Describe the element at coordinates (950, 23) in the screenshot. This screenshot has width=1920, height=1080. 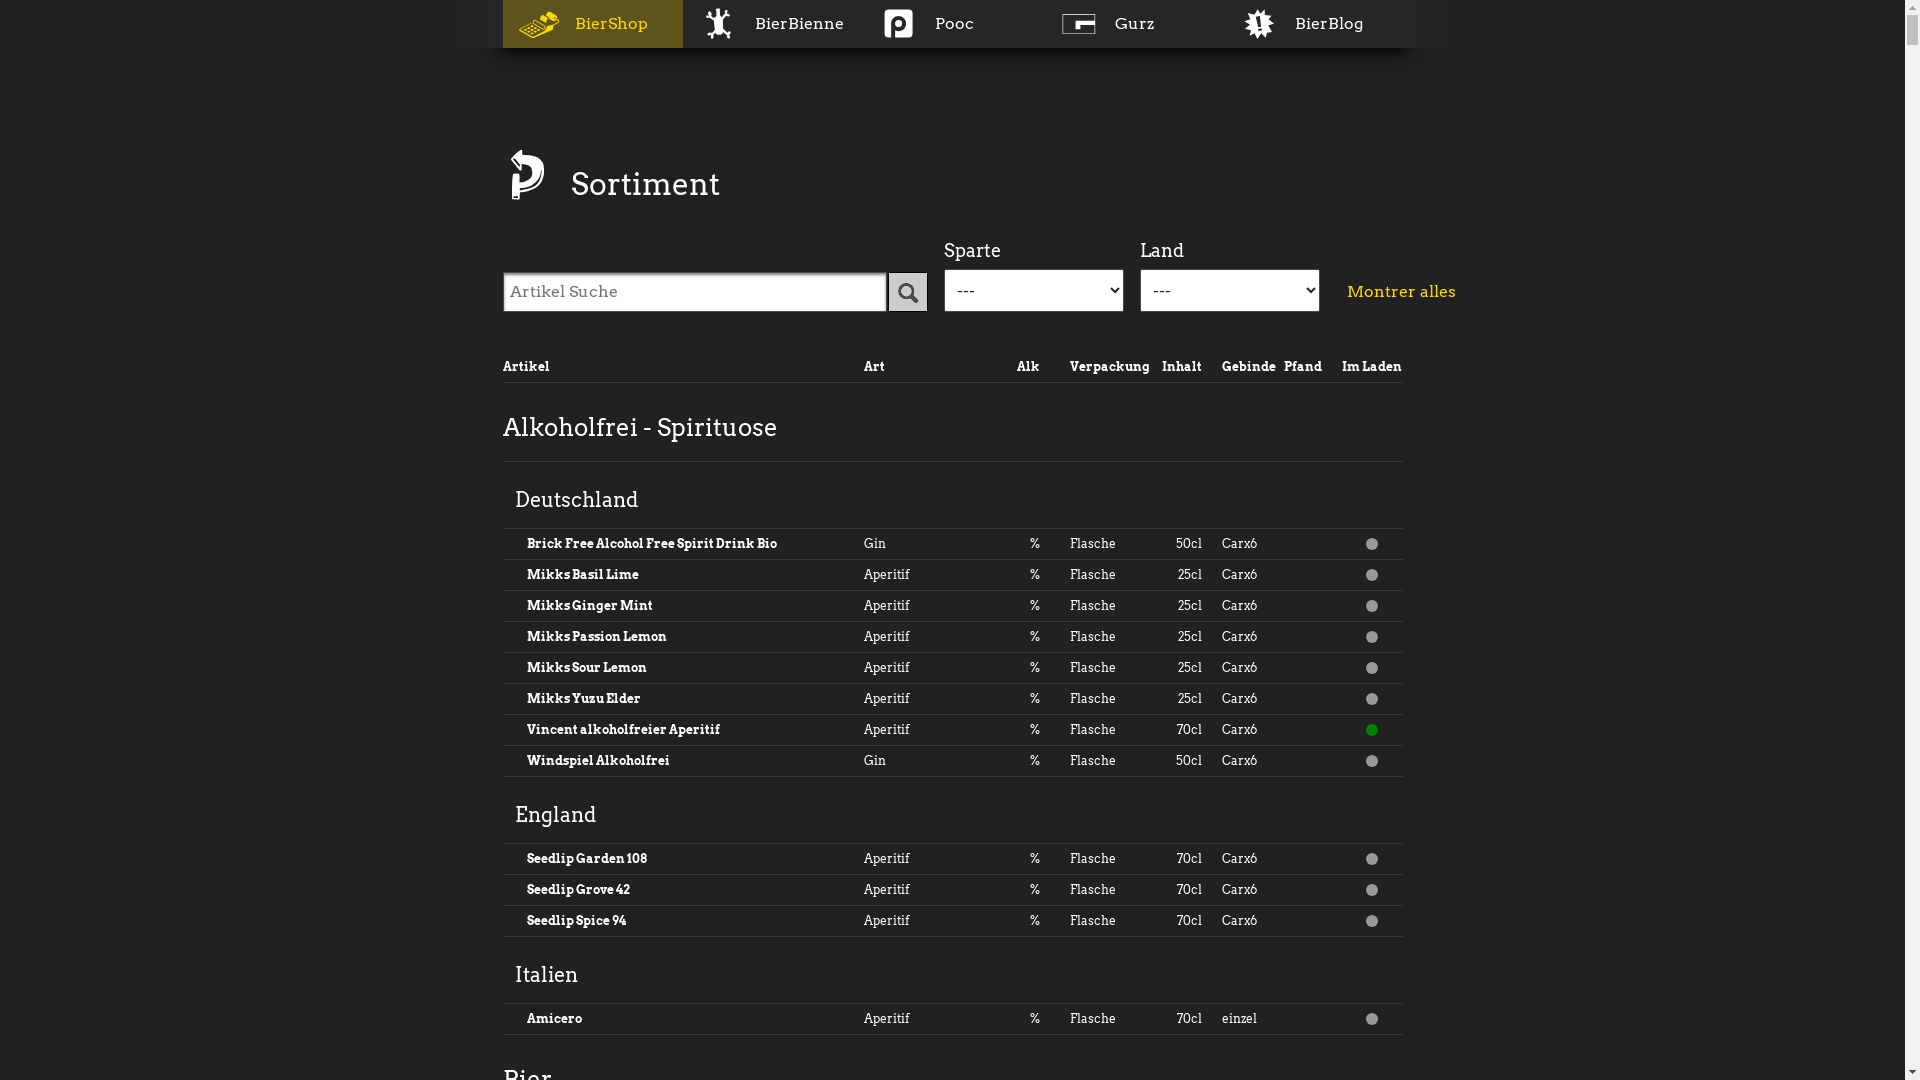
I see `'Pooc'` at that location.